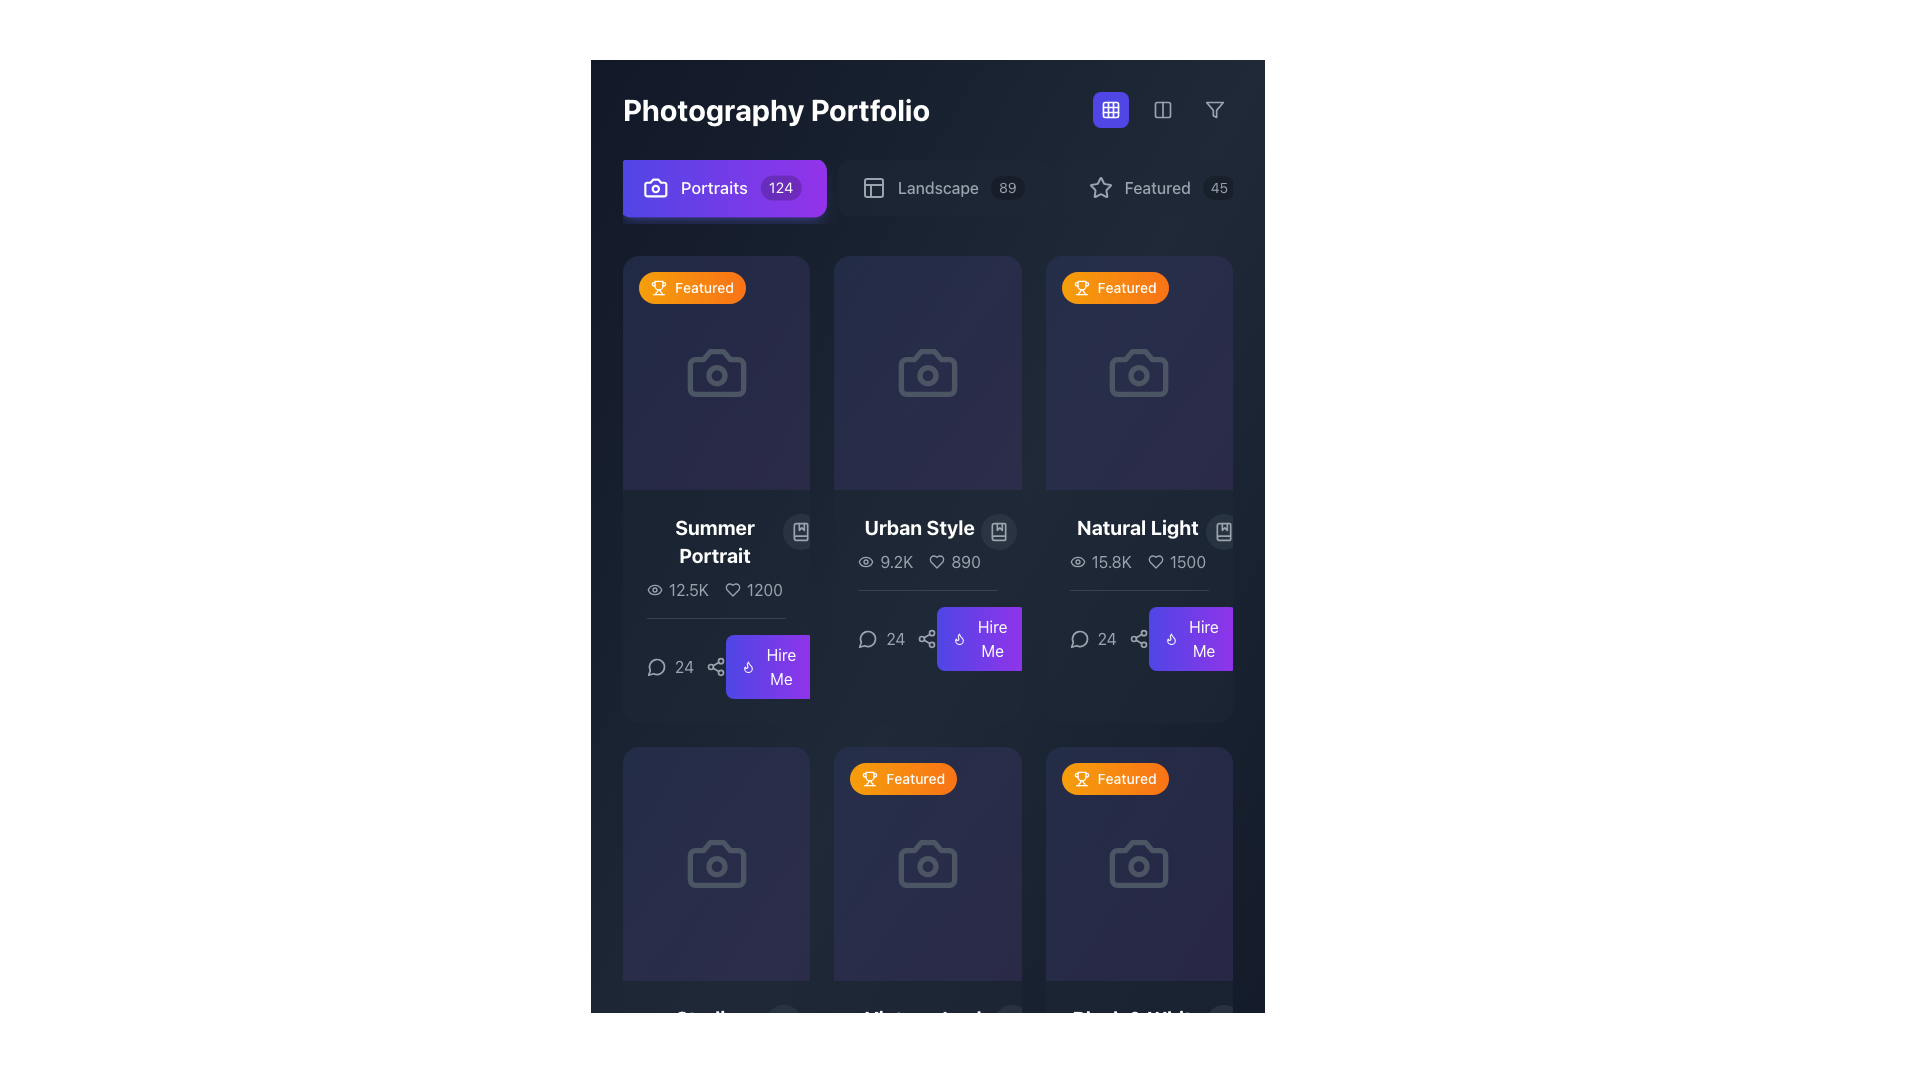 The height and width of the screenshot is (1080, 1920). What do you see at coordinates (1007, 188) in the screenshot?
I see `displayed number '89' on the Badge located within the 'Landscape' menu item, which is a small, rounded rectangle with a dark background` at bounding box center [1007, 188].